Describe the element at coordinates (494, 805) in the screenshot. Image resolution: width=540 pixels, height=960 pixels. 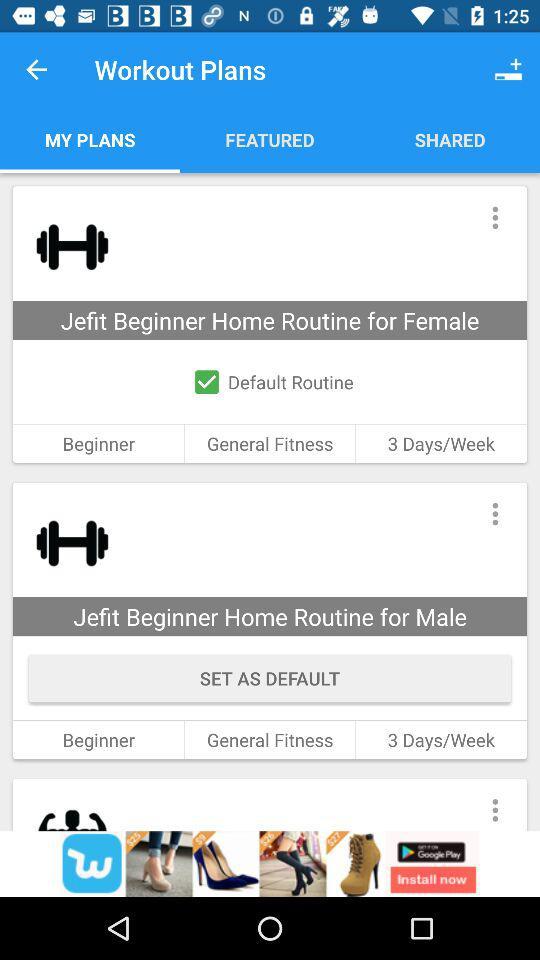
I see `more chioces` at that location.